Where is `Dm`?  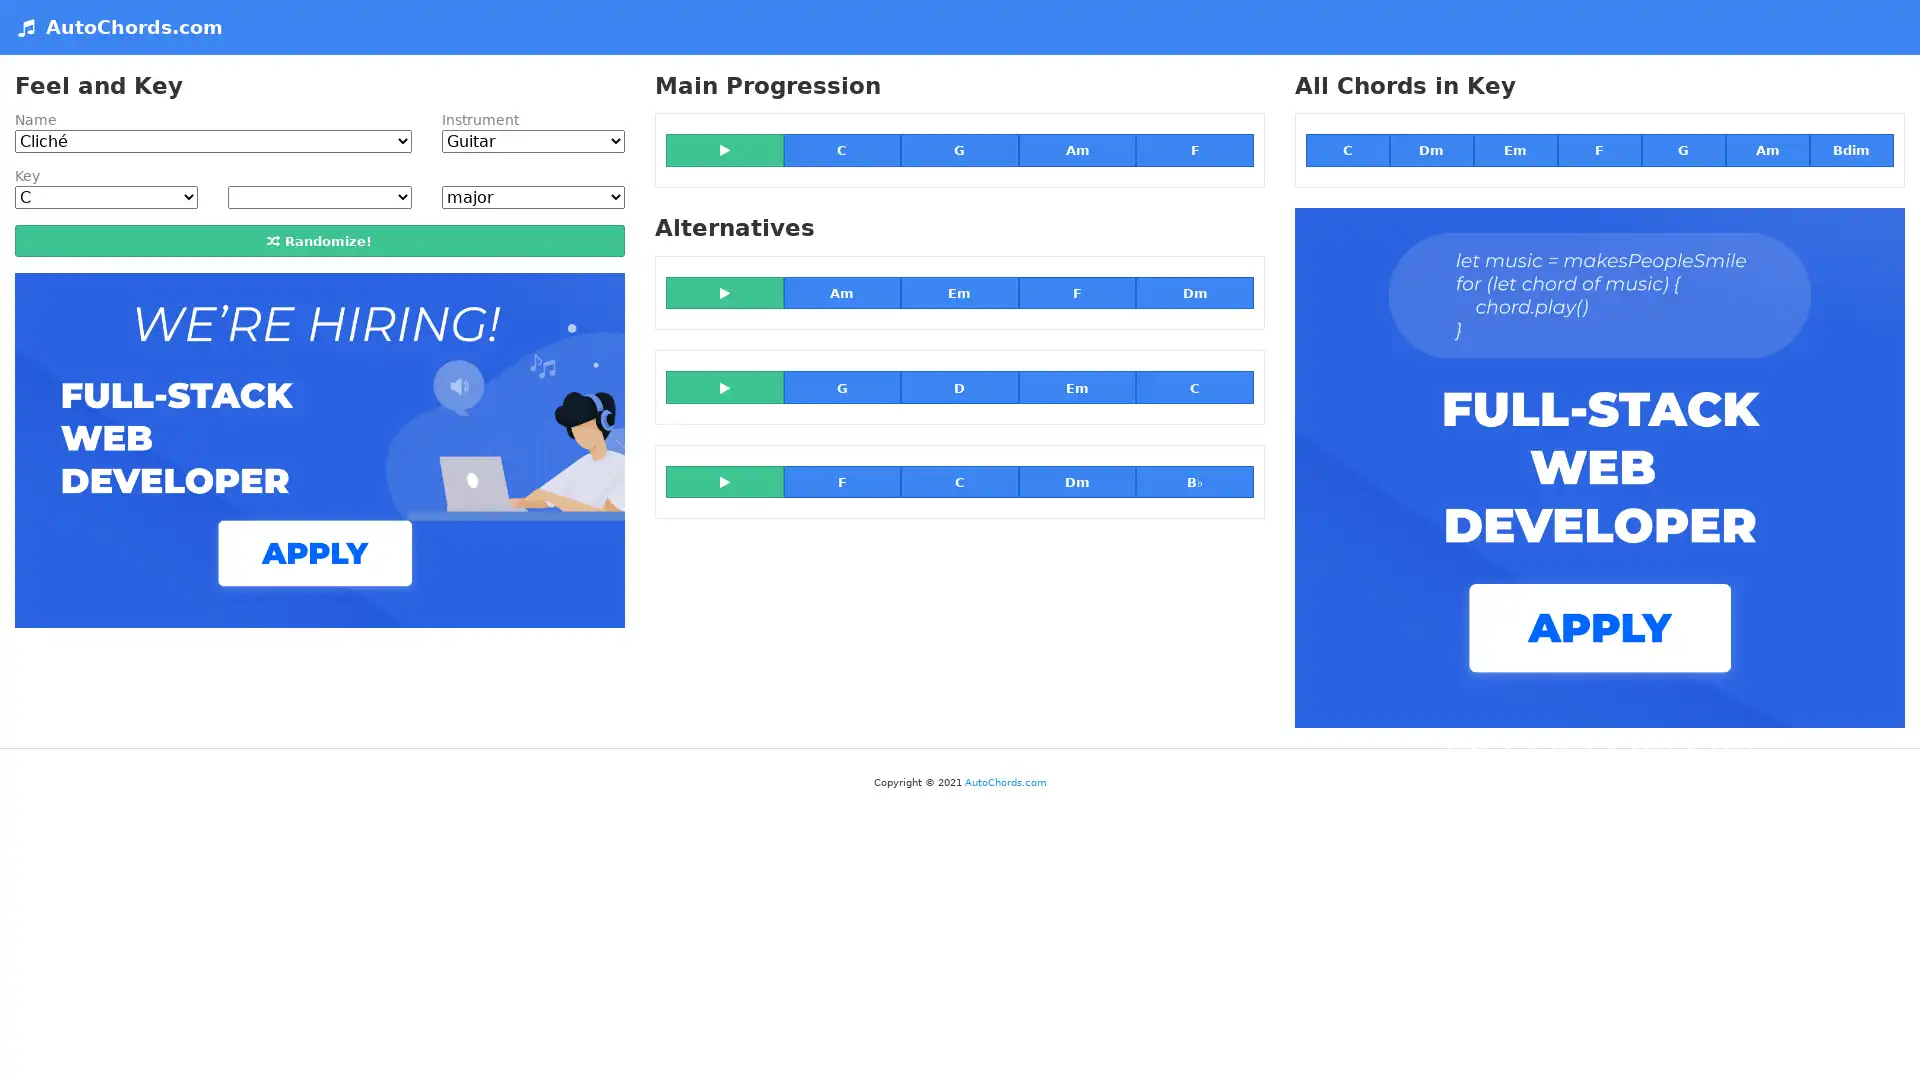
Dm is located at coordinates (1430, 149).